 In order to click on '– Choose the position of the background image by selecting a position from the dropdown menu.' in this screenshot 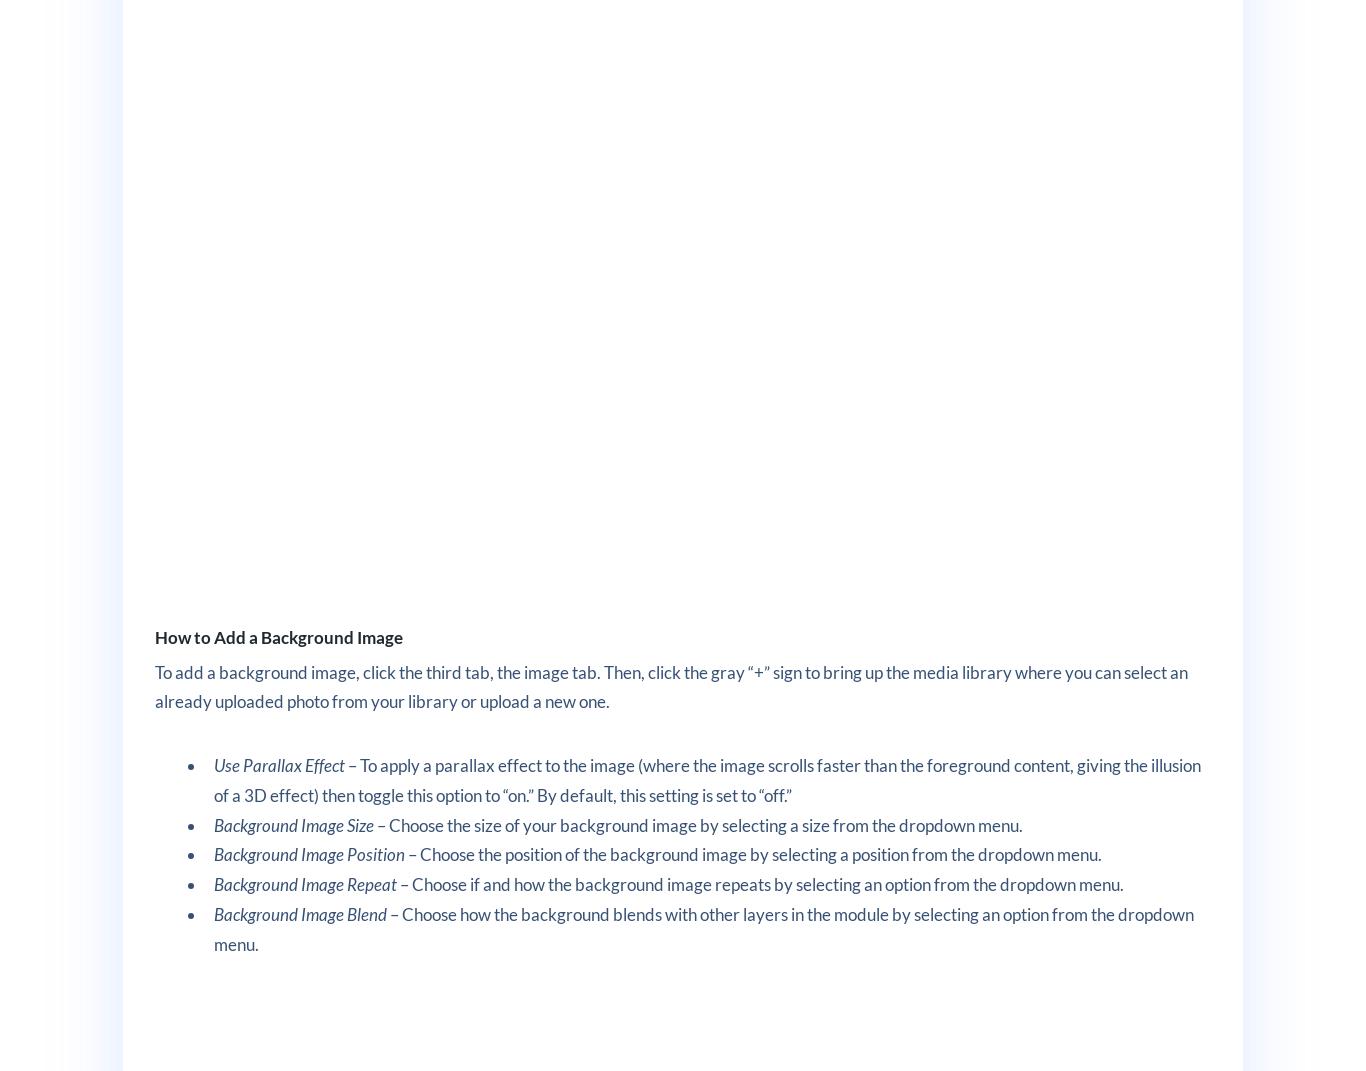, I will do `click(753, 854)`.